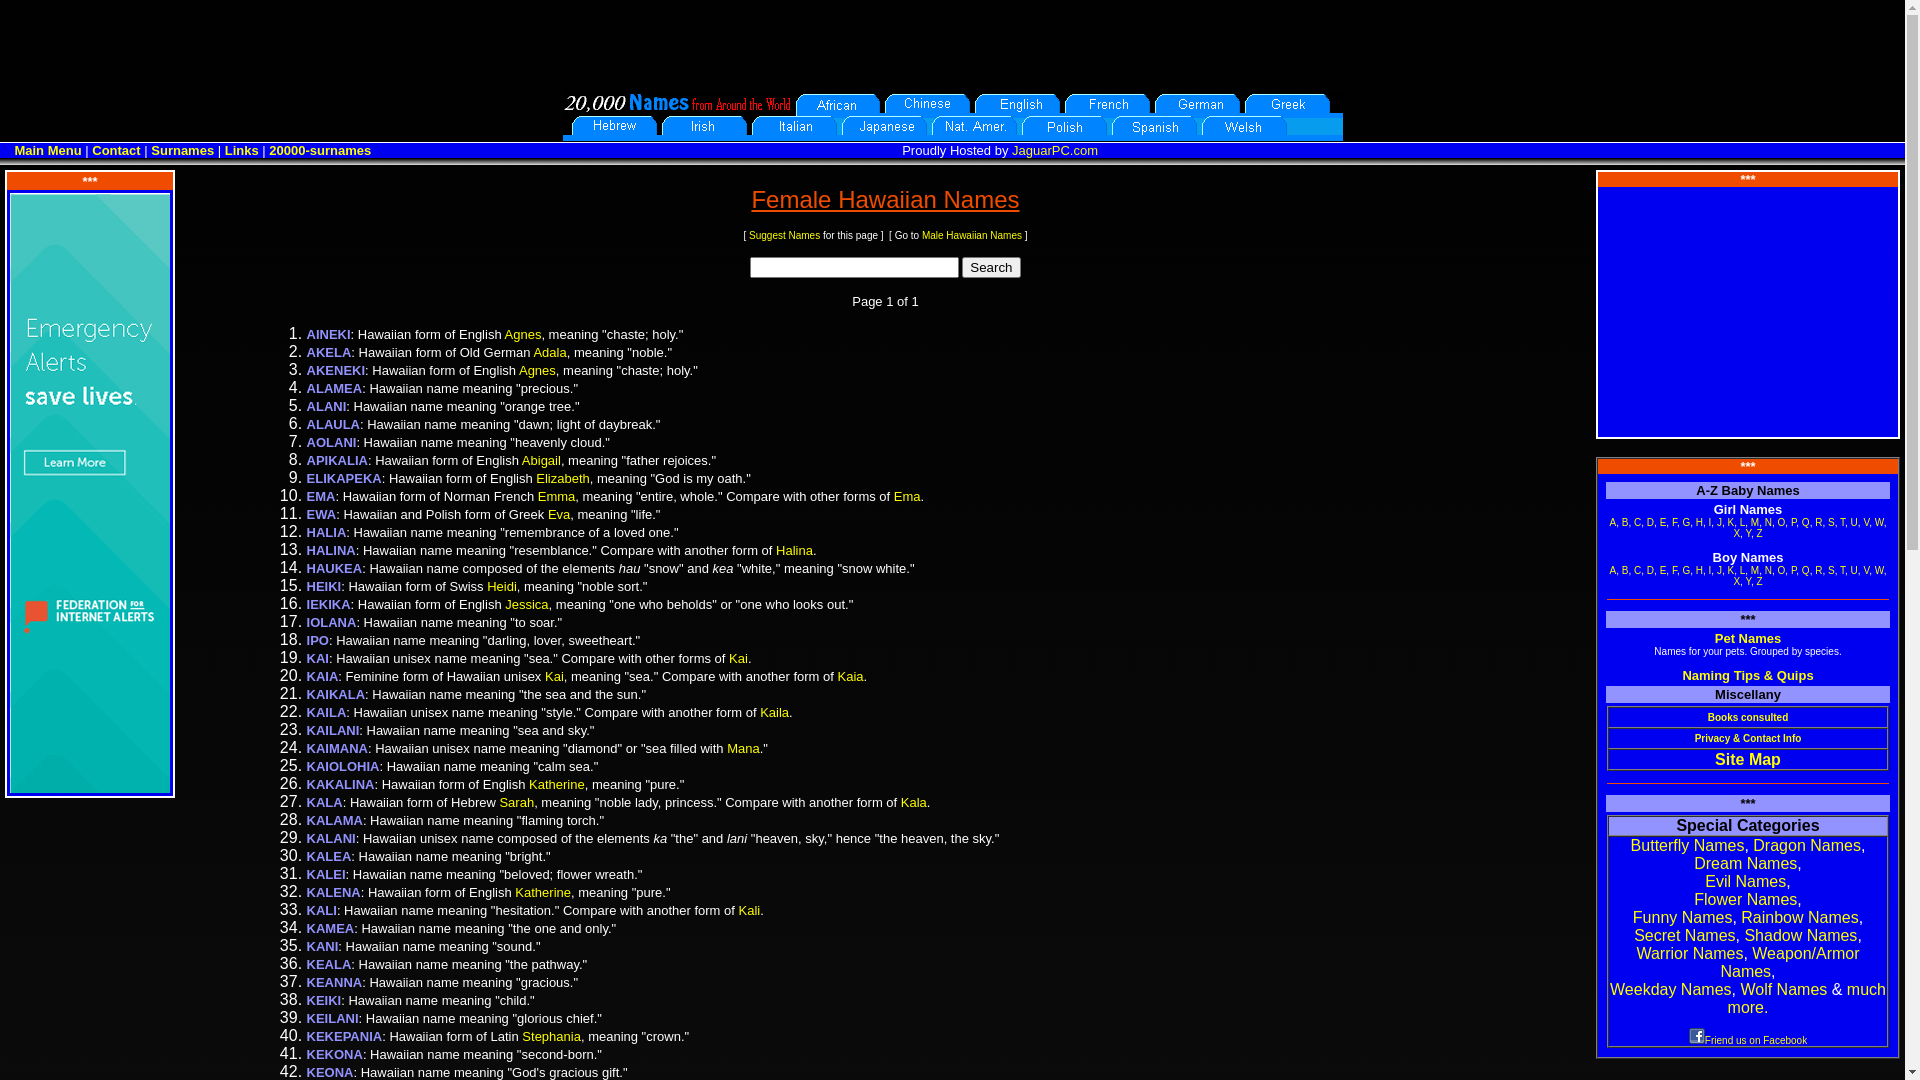 The width and height of the screenshot is (1920, 1080). What do you see at coordinates (912, 801) in the screenshot?
I see `'Kala'` at bounding box center [912, 801].